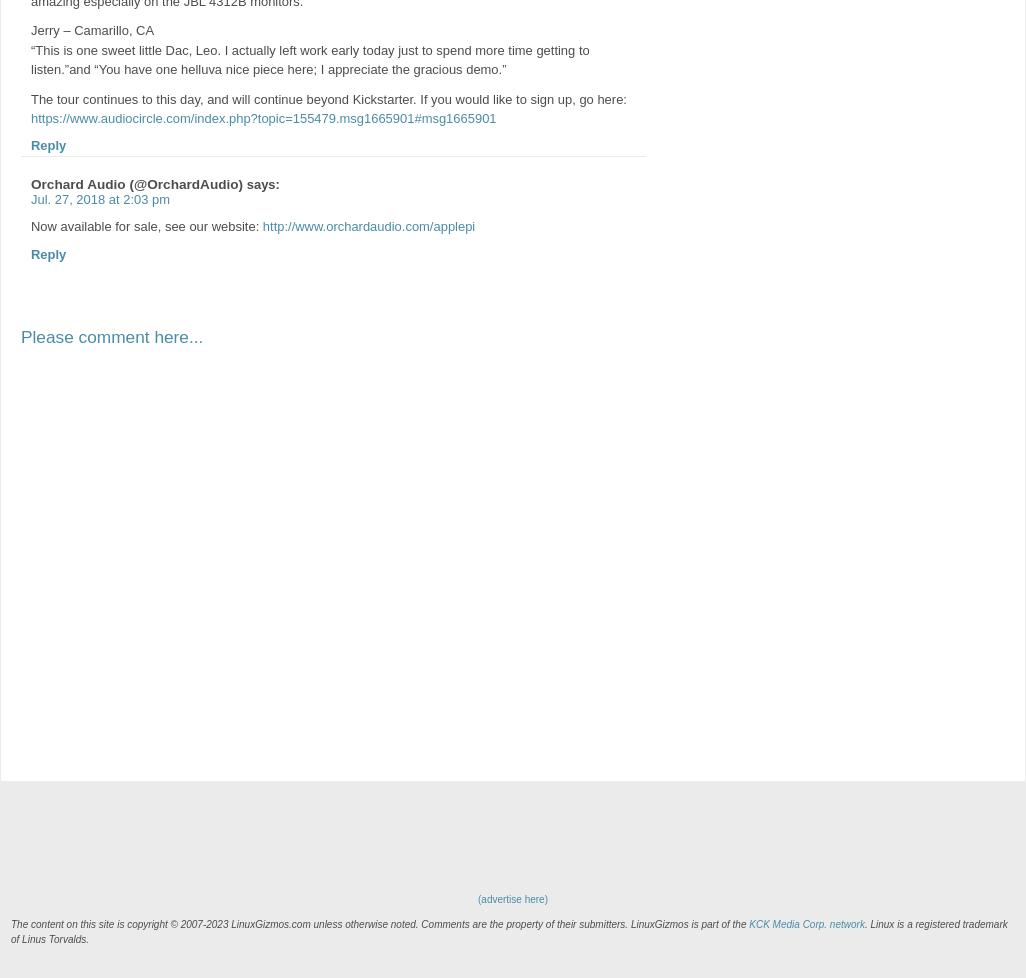  Describe the element at coordinates (379, 922) in the screenshot. I see `'The content on this site is copyright © 2007-2023 LinuxGizmos.com unless otherwise noted.  Comments are the property of their submitters. LinuxGizmos is part of the'` at that location.